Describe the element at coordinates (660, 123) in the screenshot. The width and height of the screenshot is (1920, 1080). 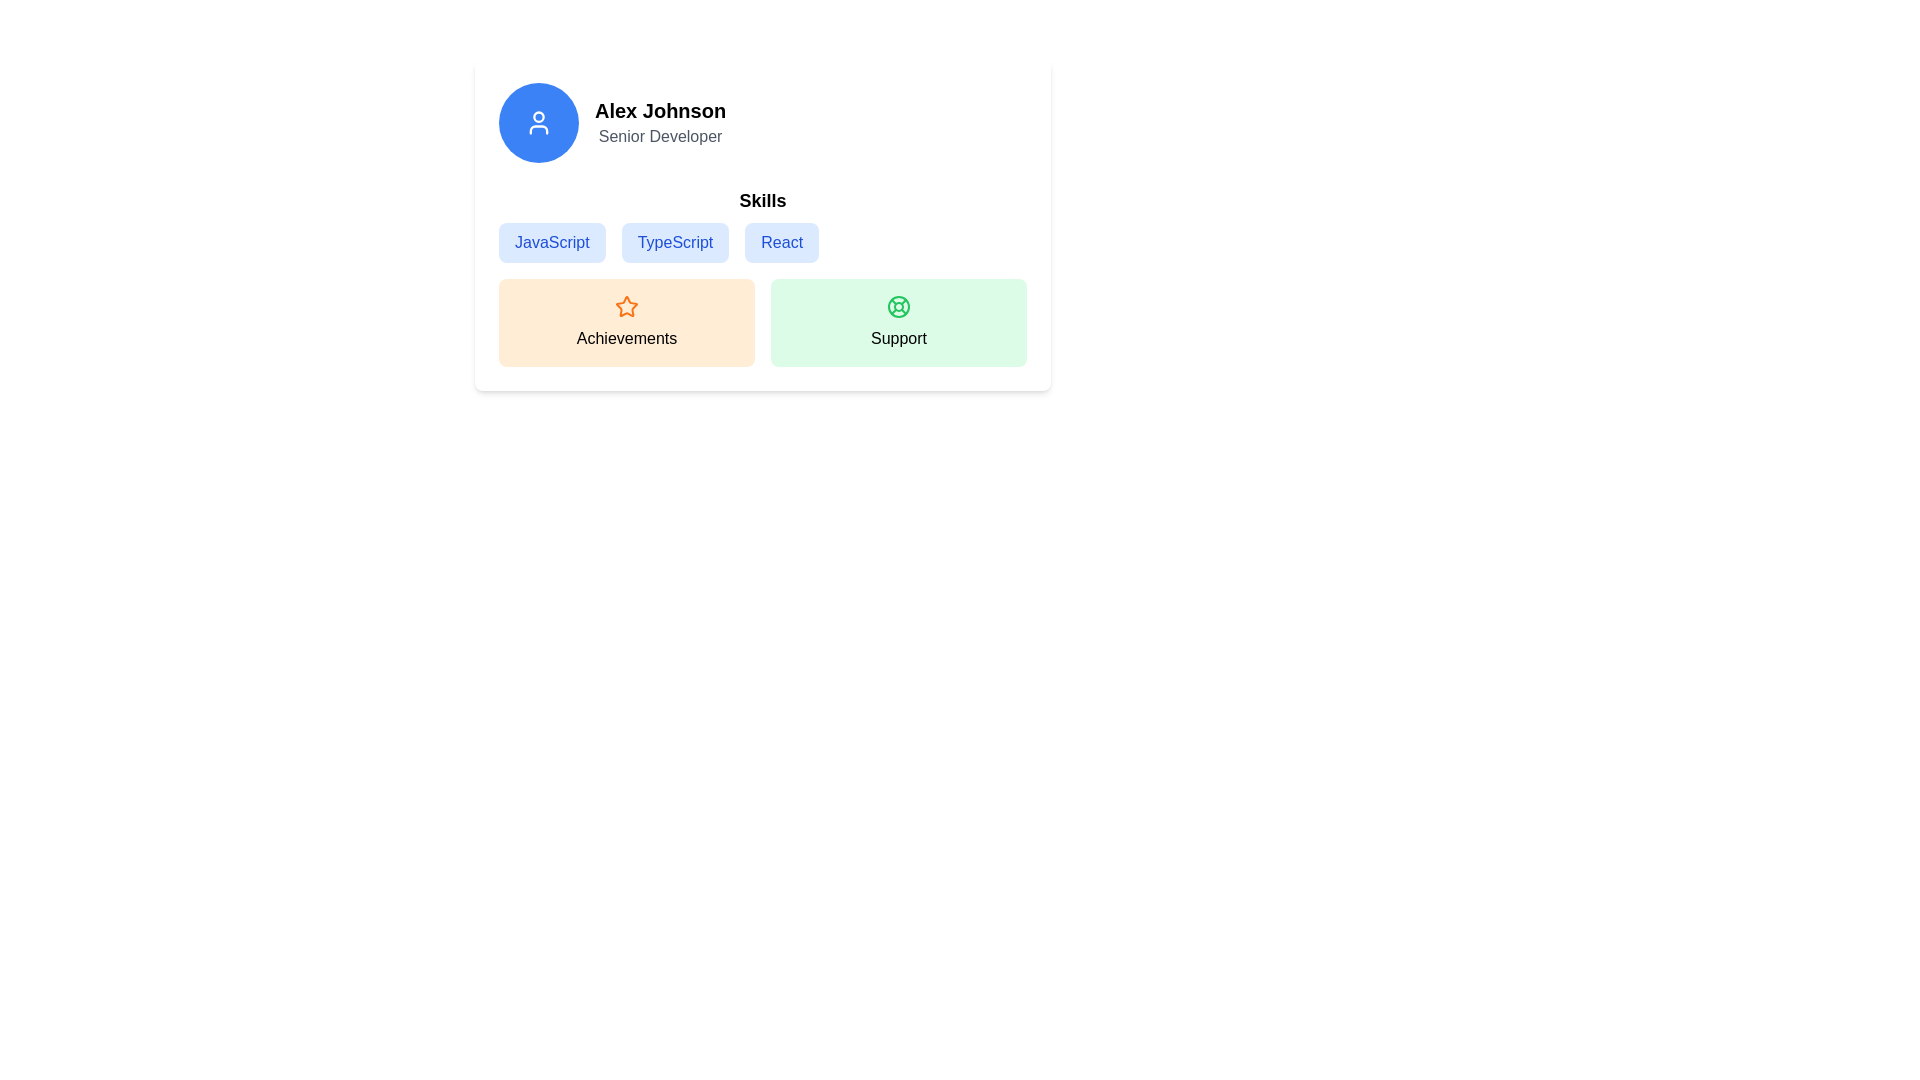
I see `the text display element containing the title 'Alex Johnson' and subtitle 'Senior Developer', which is positioned centrally in the upper segment of the layout` at that location.